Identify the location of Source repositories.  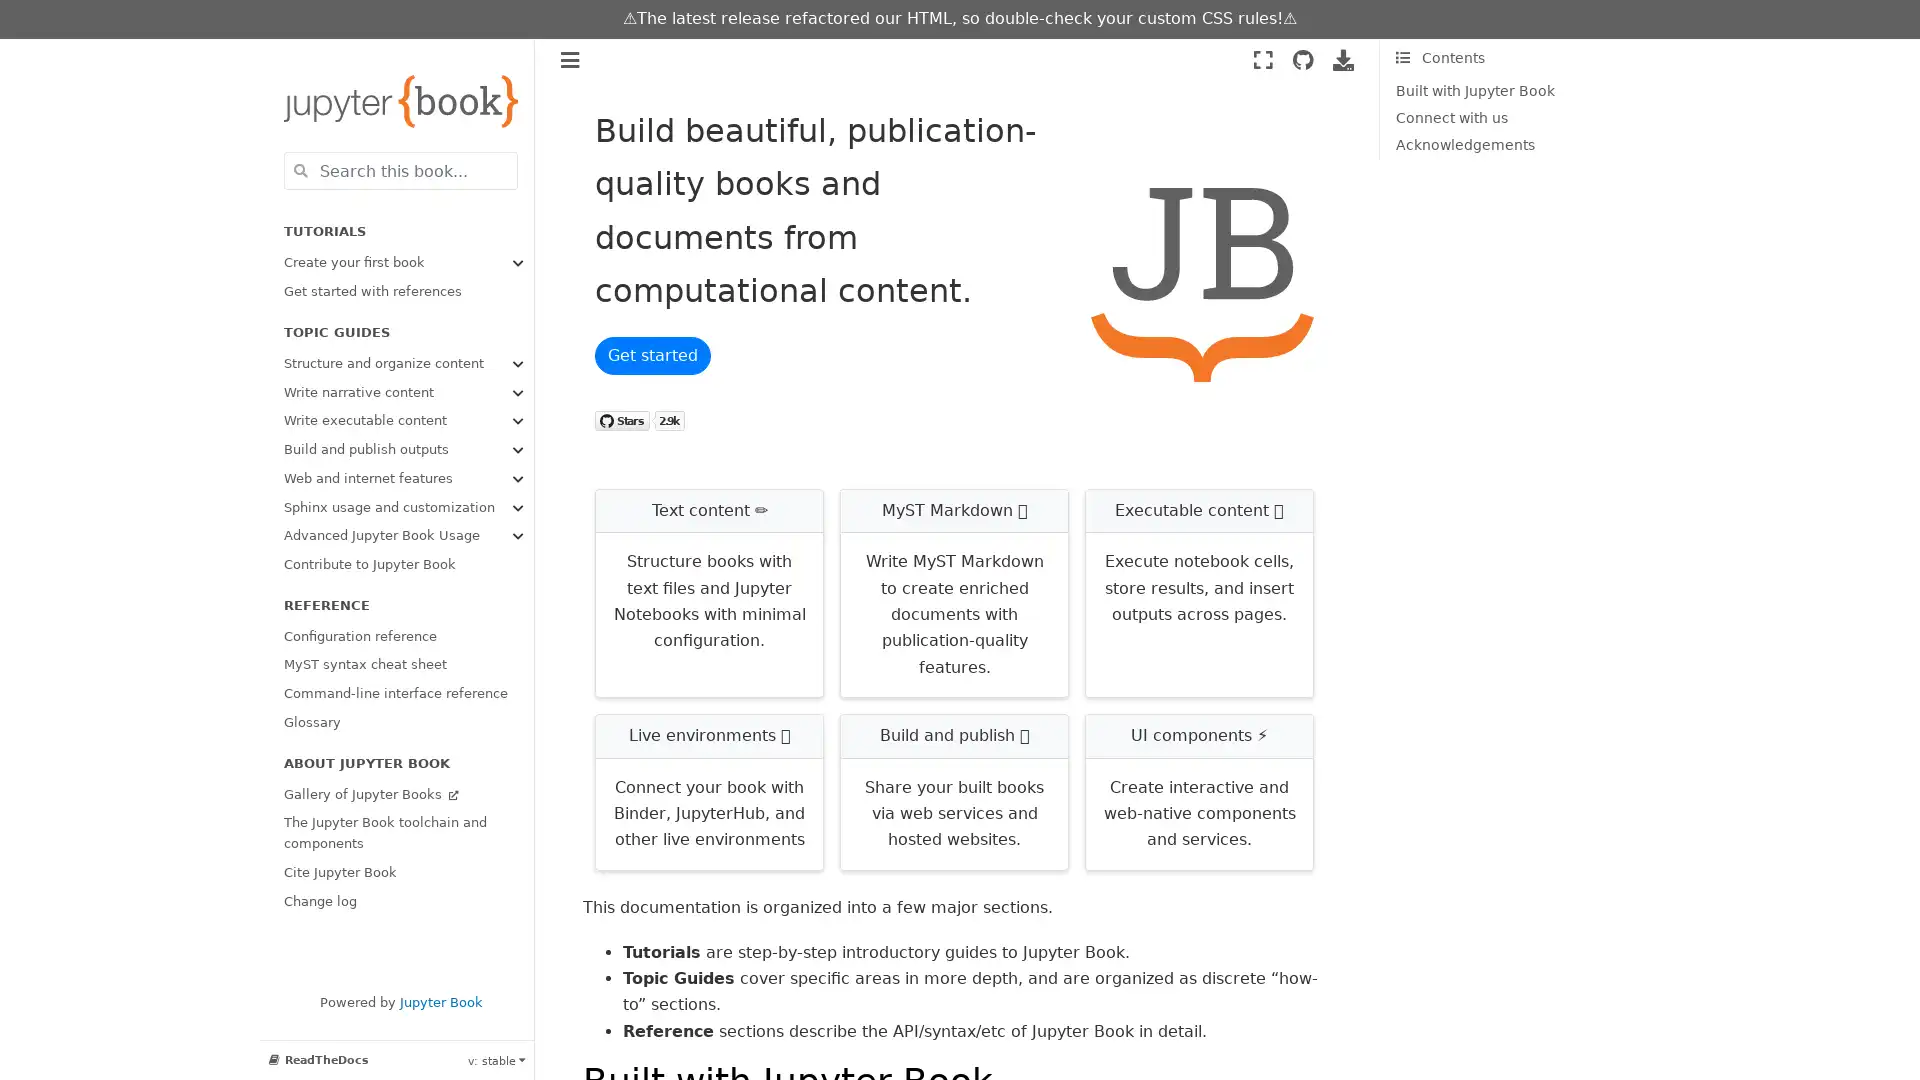
(1302, 59).